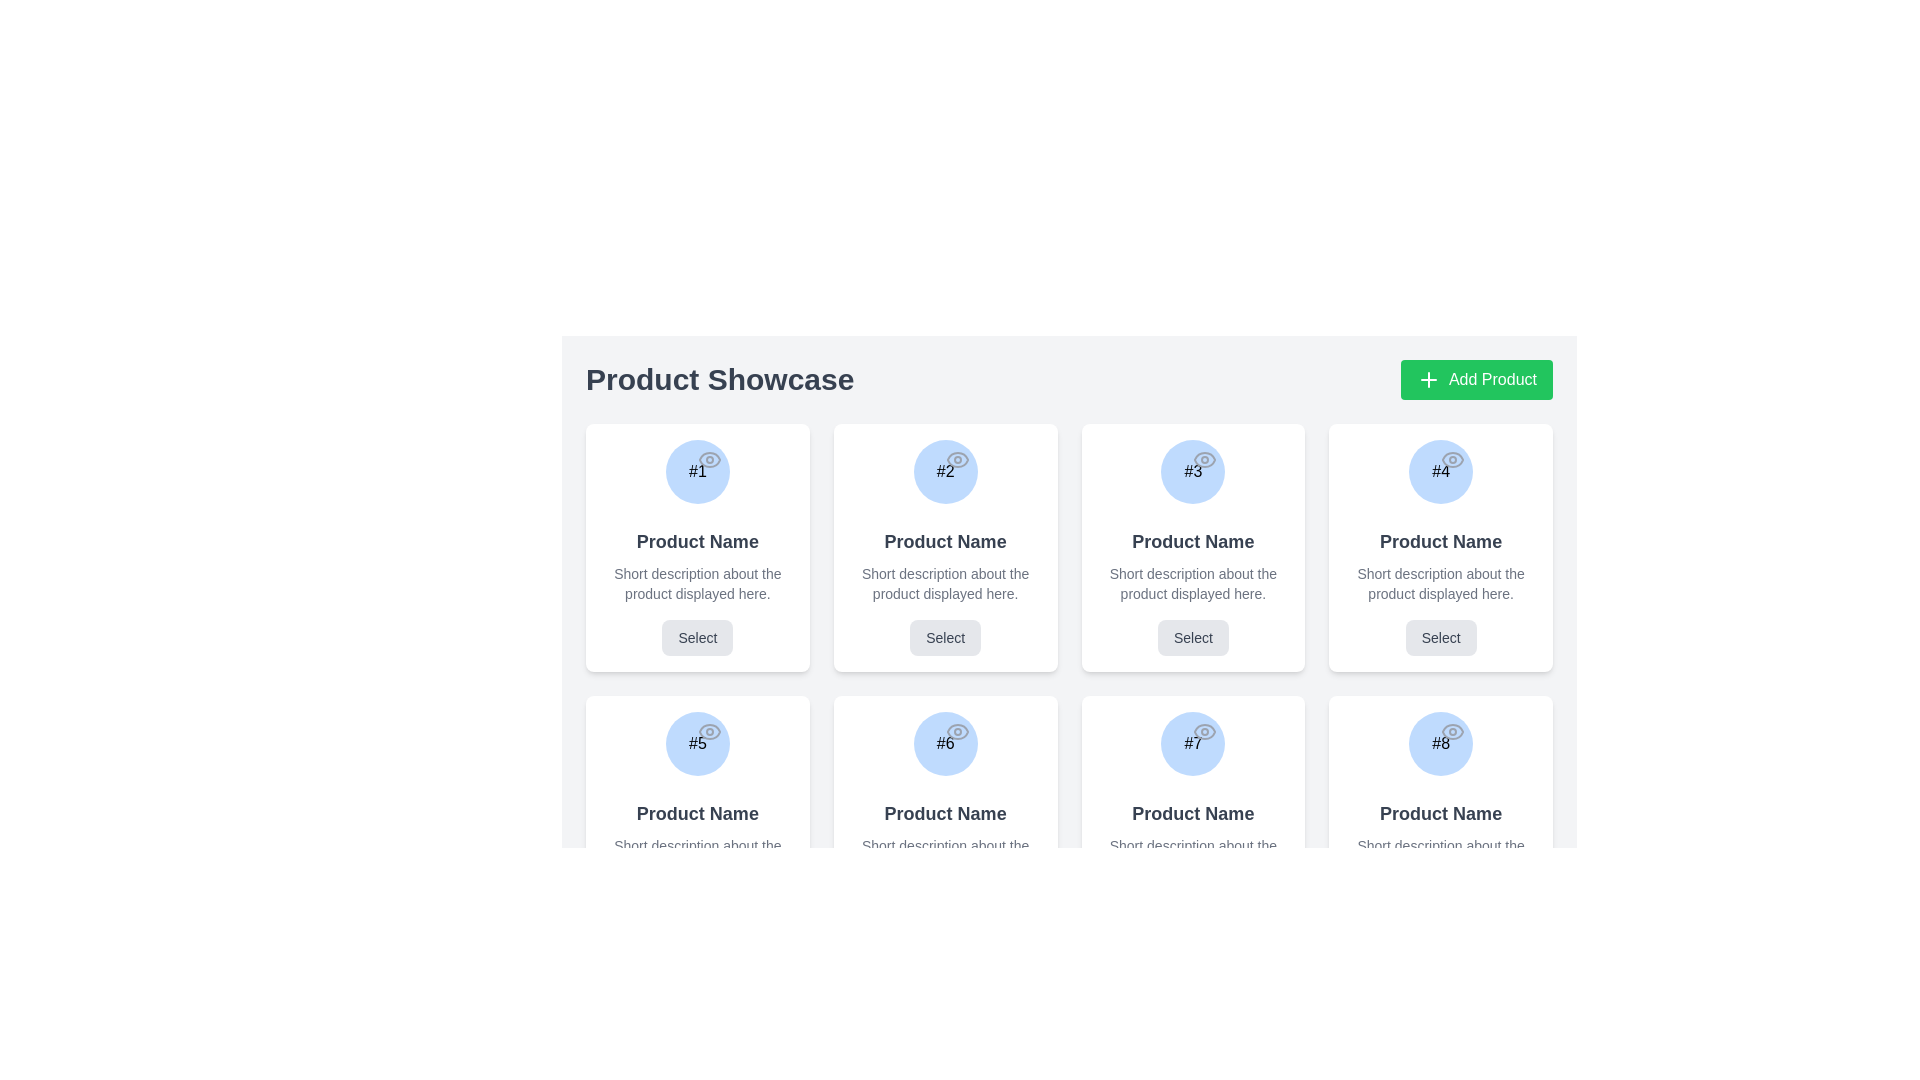 The height and width of the screenshot is (1080, 1920). I want to click on the text label displaying the number '#2' within the light blue circular badge, located at the top-center of the product card in the second column of the first row, so click(944, 471).